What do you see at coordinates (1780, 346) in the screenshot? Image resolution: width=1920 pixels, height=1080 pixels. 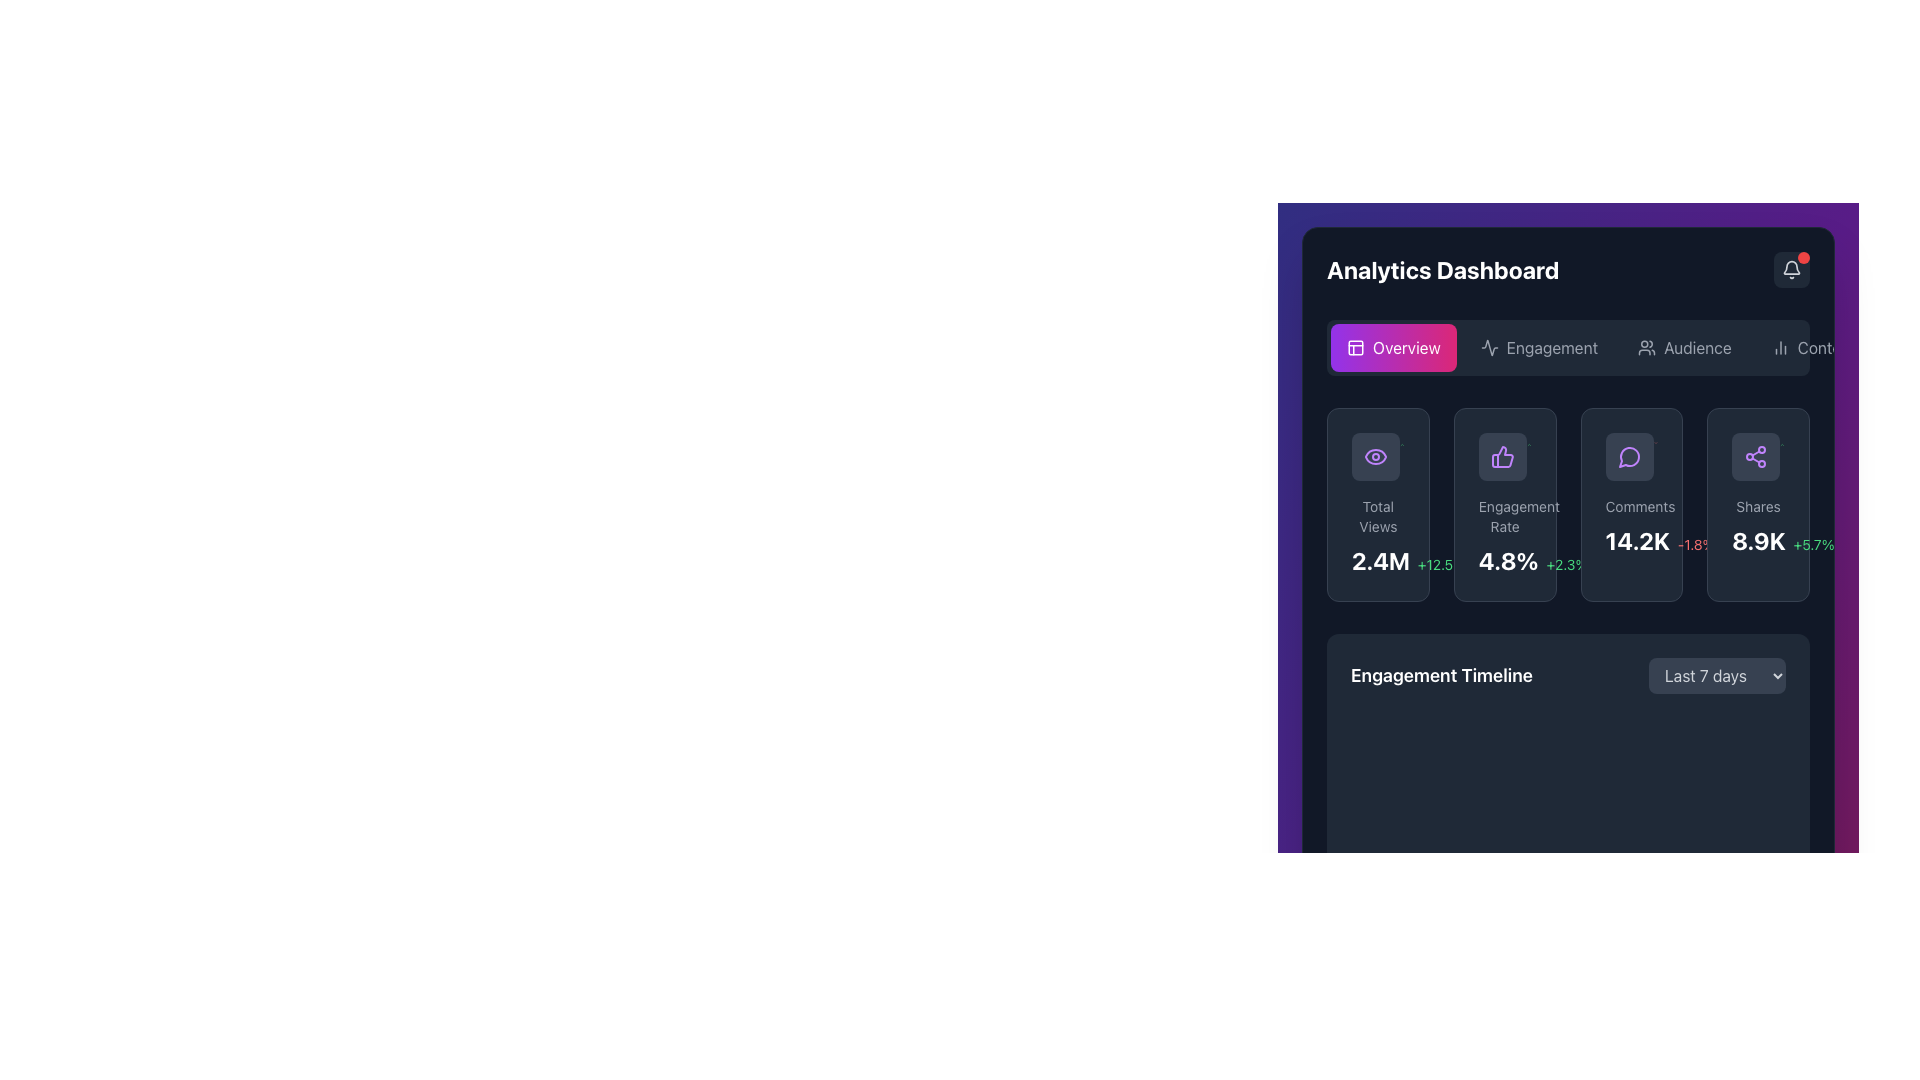 I see `the data visualization icon located in the top navigation bar, which is the last icon to the right before the 'Content' text, to interact with the linked feature or section` at bounding box center [1780, 346].